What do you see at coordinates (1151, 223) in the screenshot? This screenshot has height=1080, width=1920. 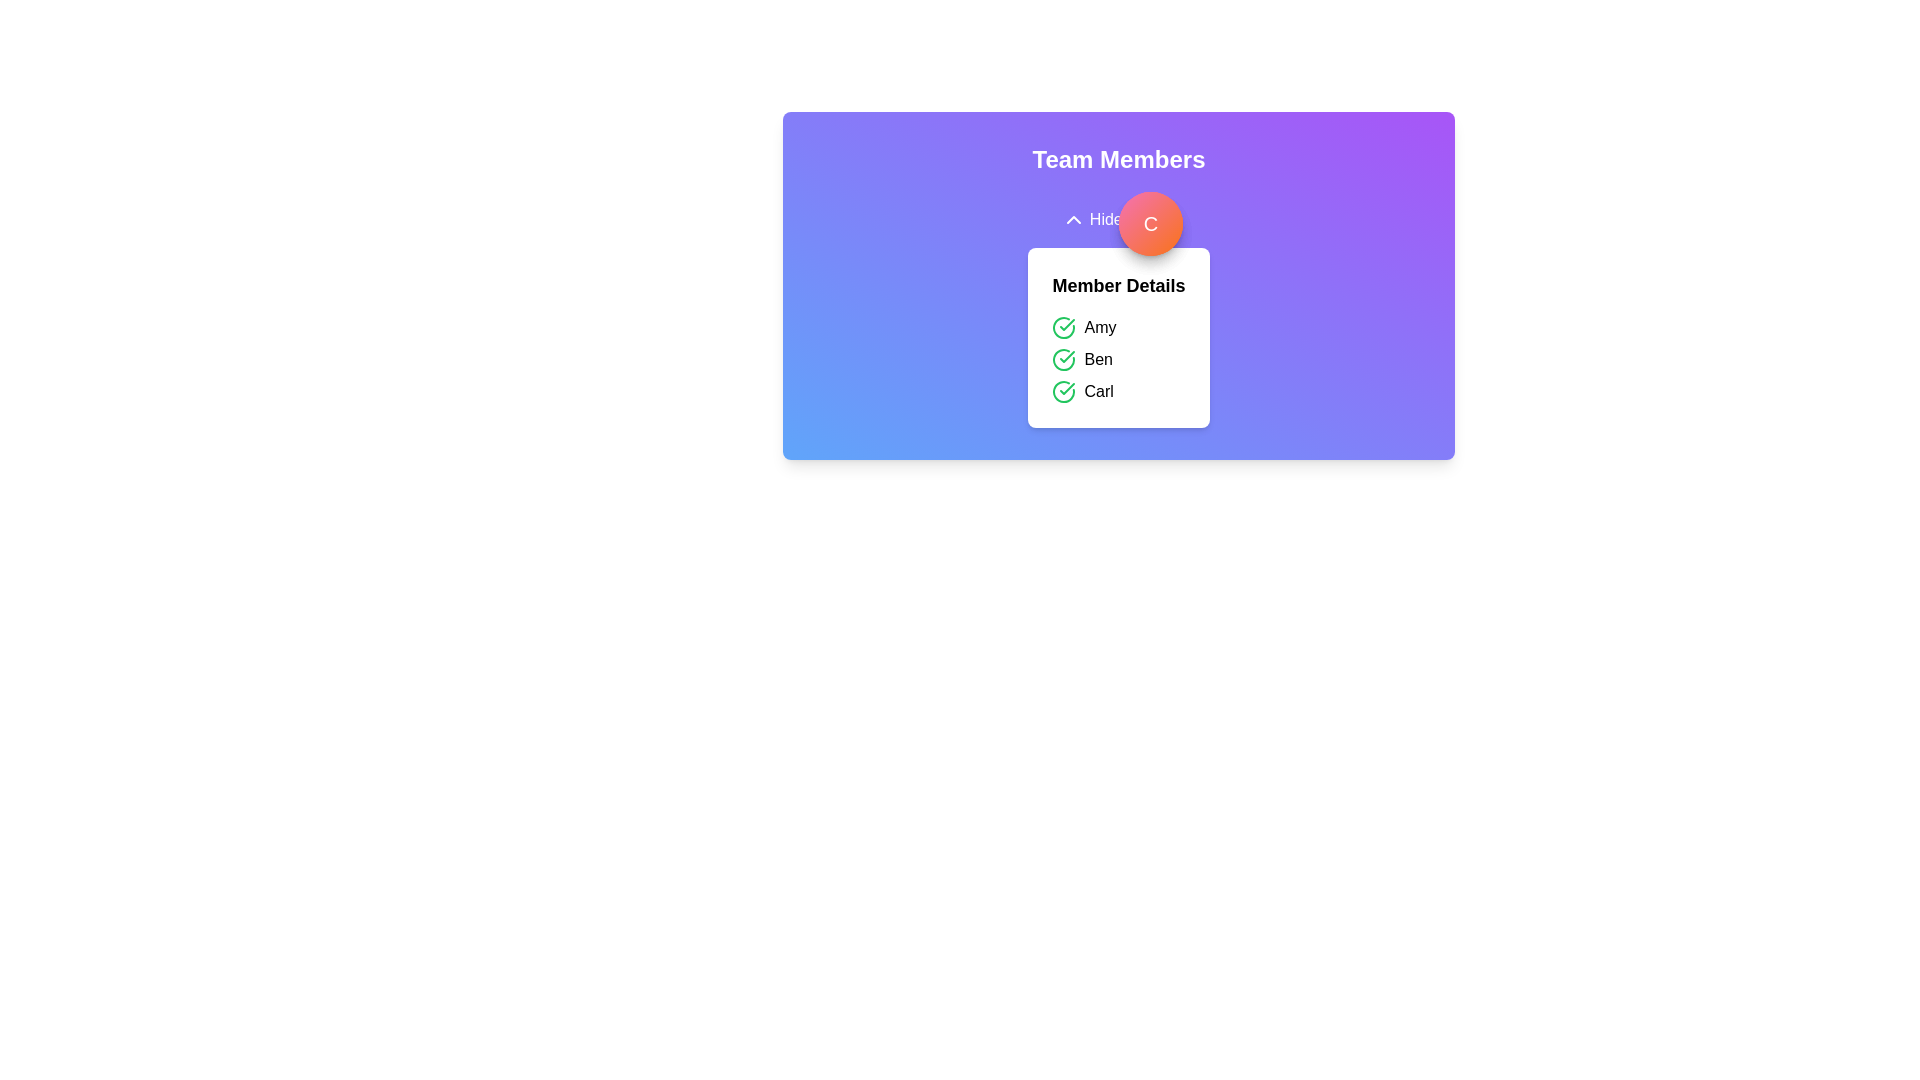 I see `the circular icon or button labeled 'C' located to the right of the 'Hide' text in the 'Team Members' section` at bounding box center [1151, 223].